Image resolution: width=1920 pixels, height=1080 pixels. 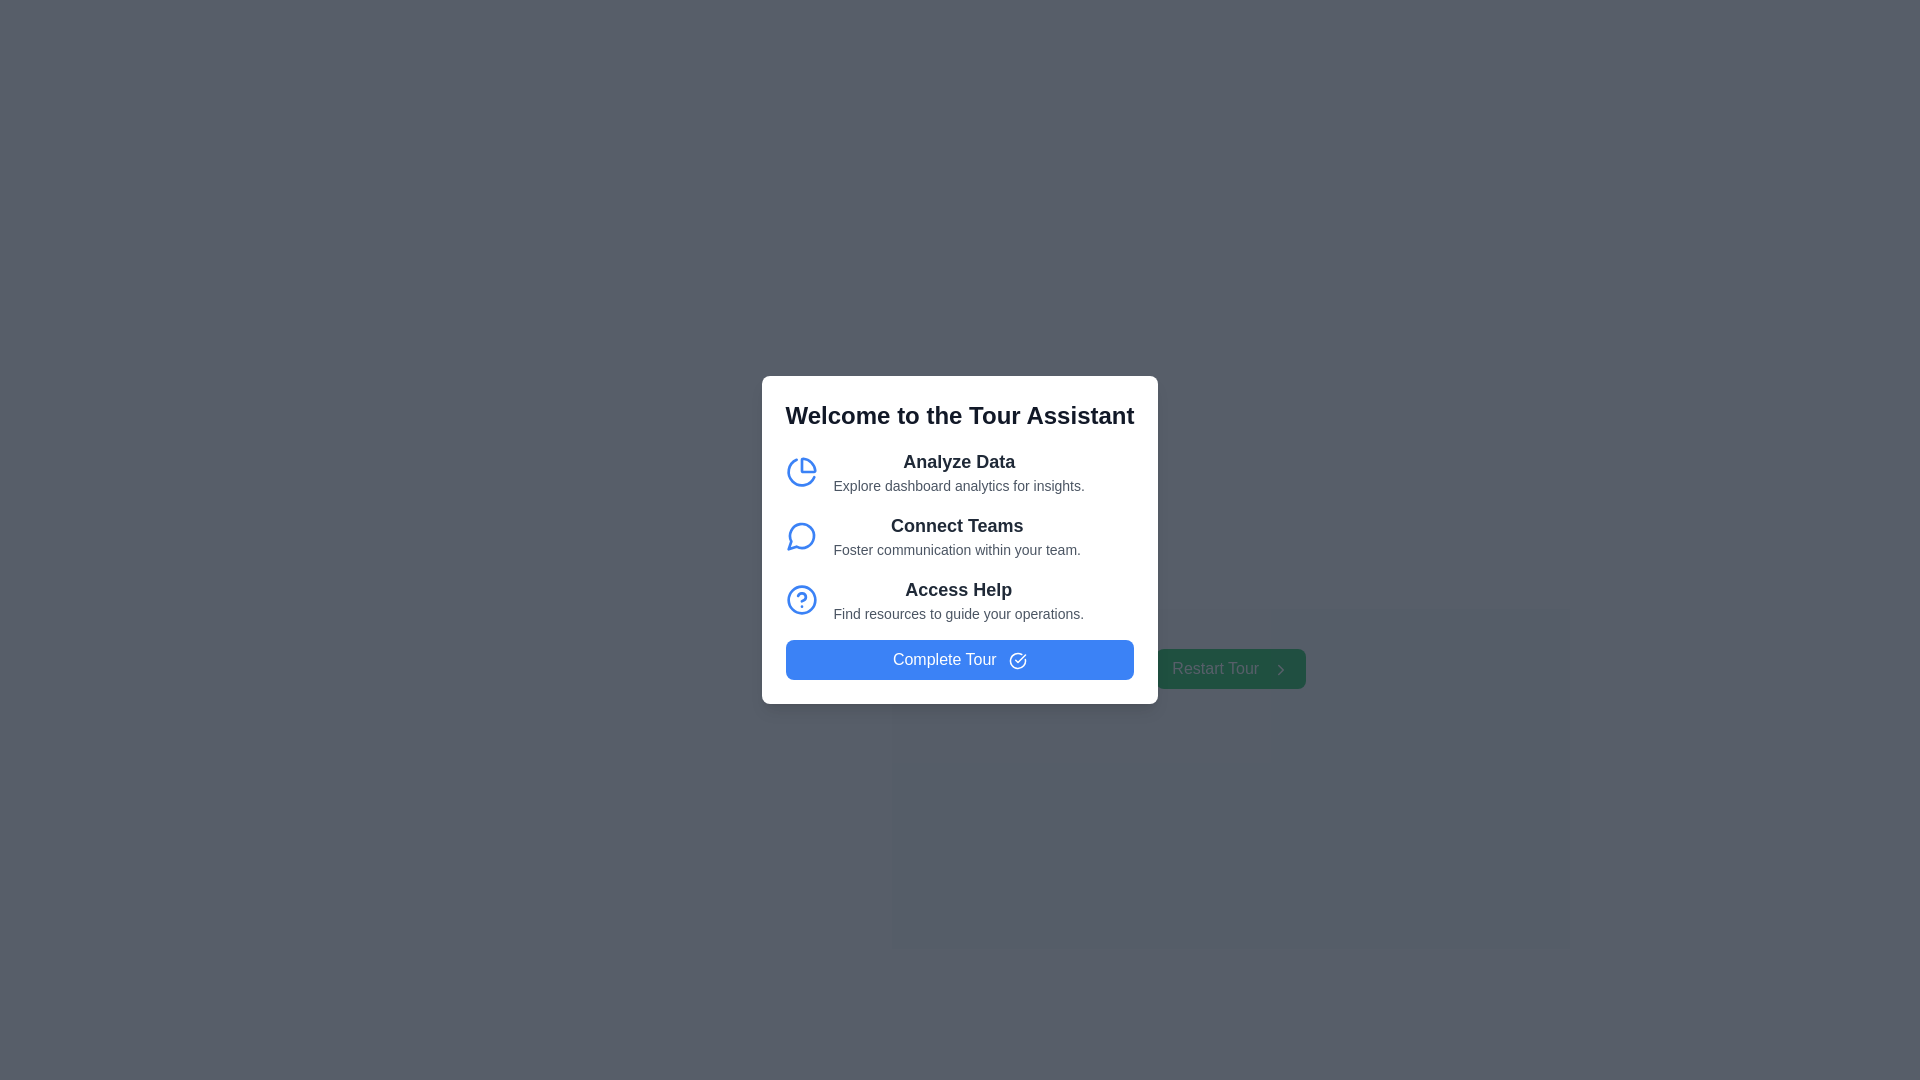 I want to click on the reset button for the tour functionality located at the bottom-right corner of the dialog box, next to the 'Complete Tour' button, so click(x=1229, y=668).